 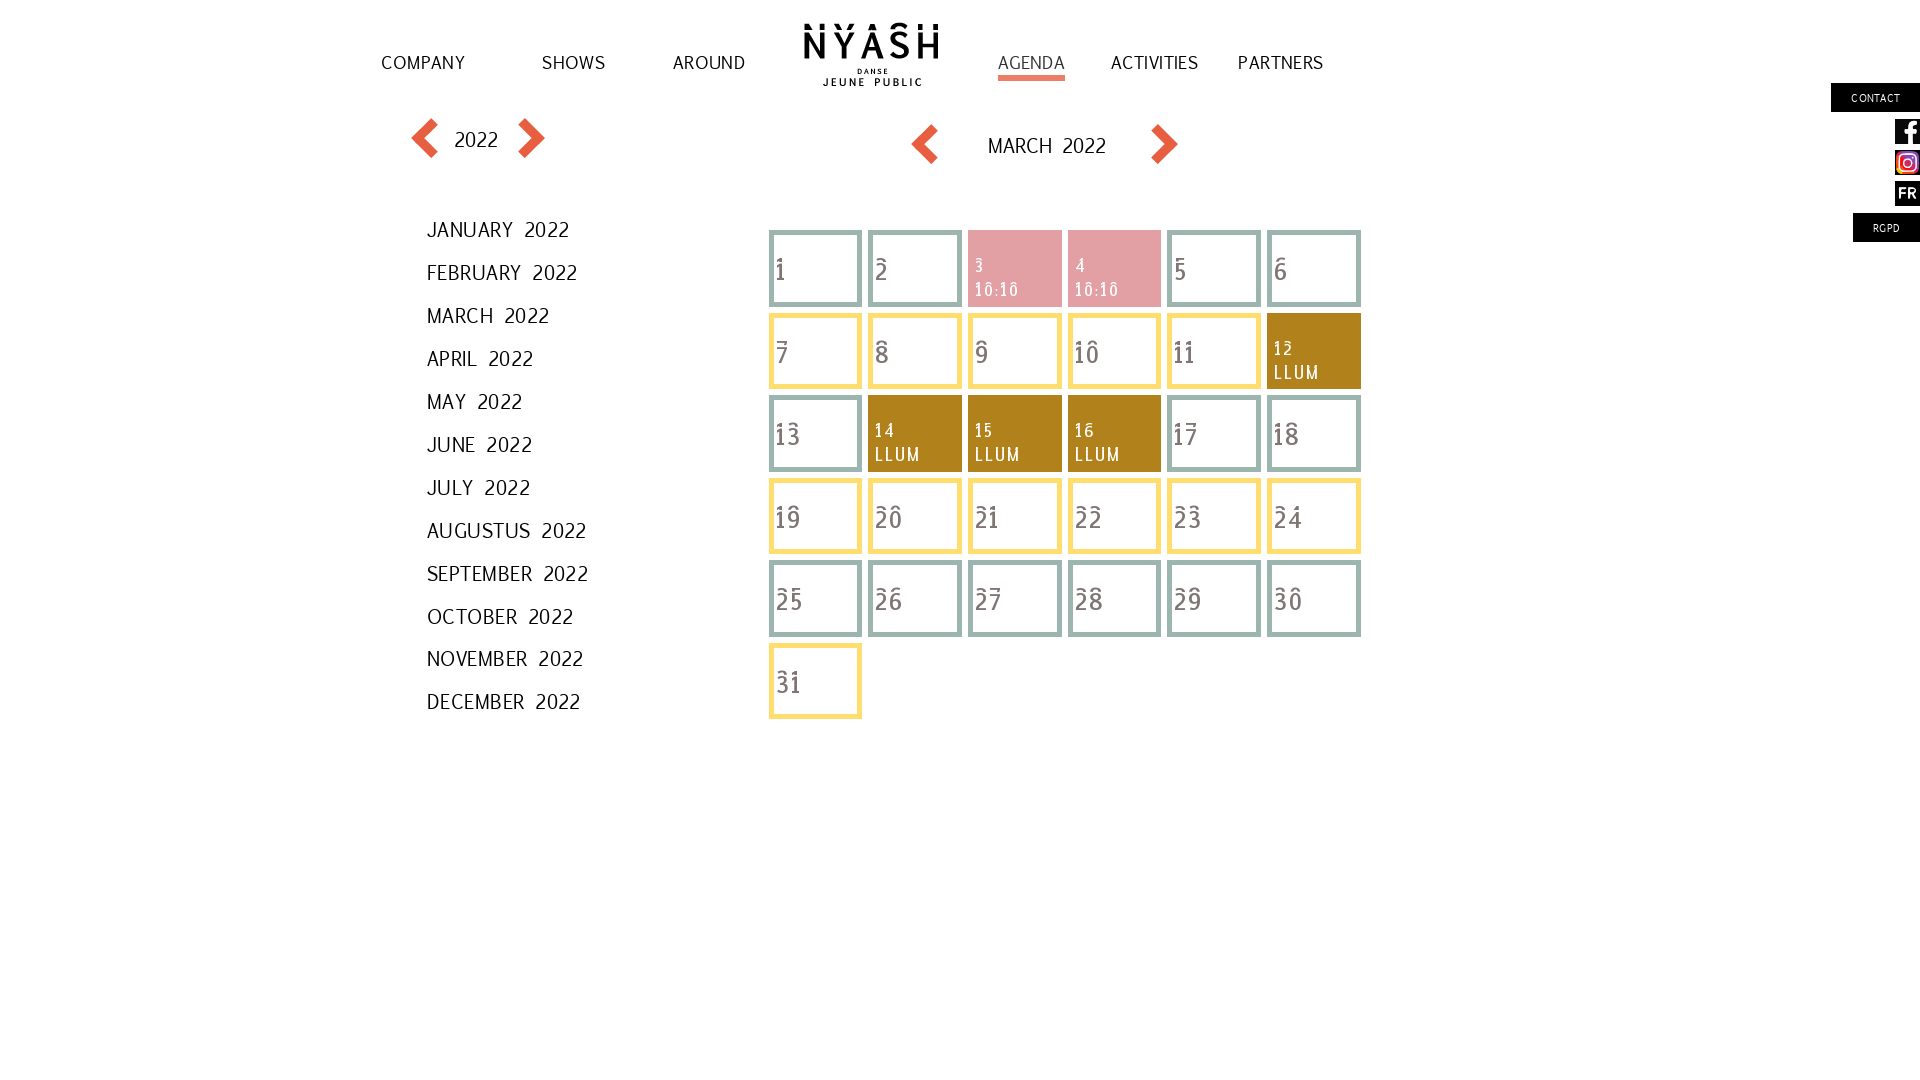 What do you see at coordinates (477, 486) in the screenshot?
I see `'JULY 2022'` at bounding box center [477, 486].